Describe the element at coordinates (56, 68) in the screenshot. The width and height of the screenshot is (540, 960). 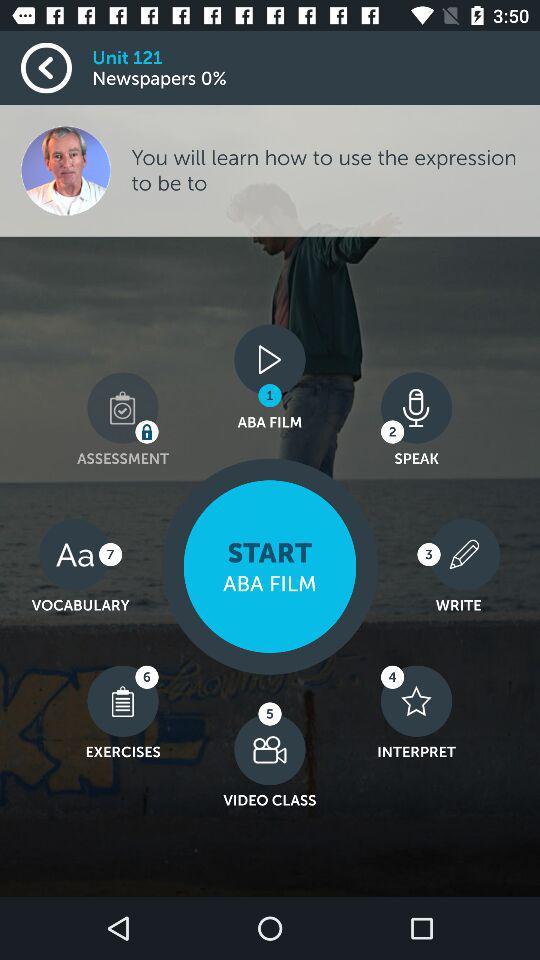
I see `back button` at that location.